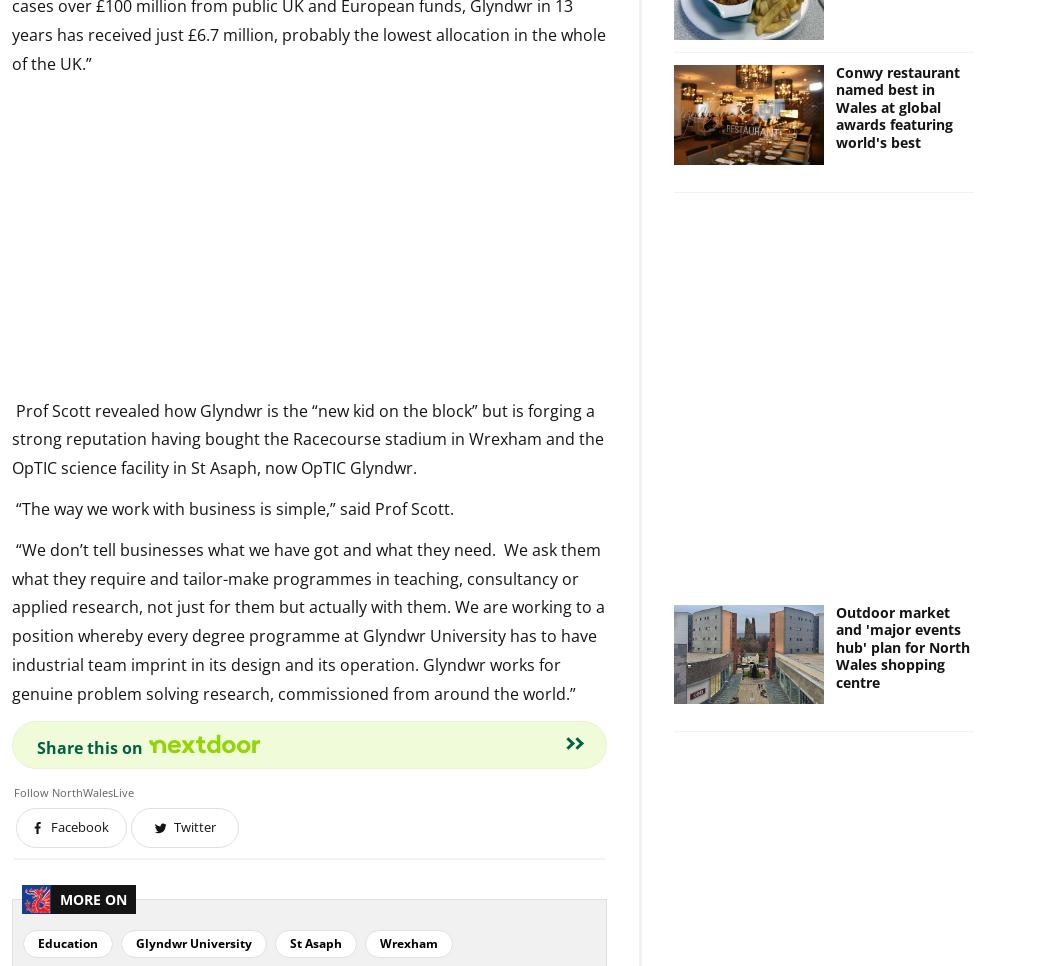  I want to click on 'Twitter', so click(193, 826).